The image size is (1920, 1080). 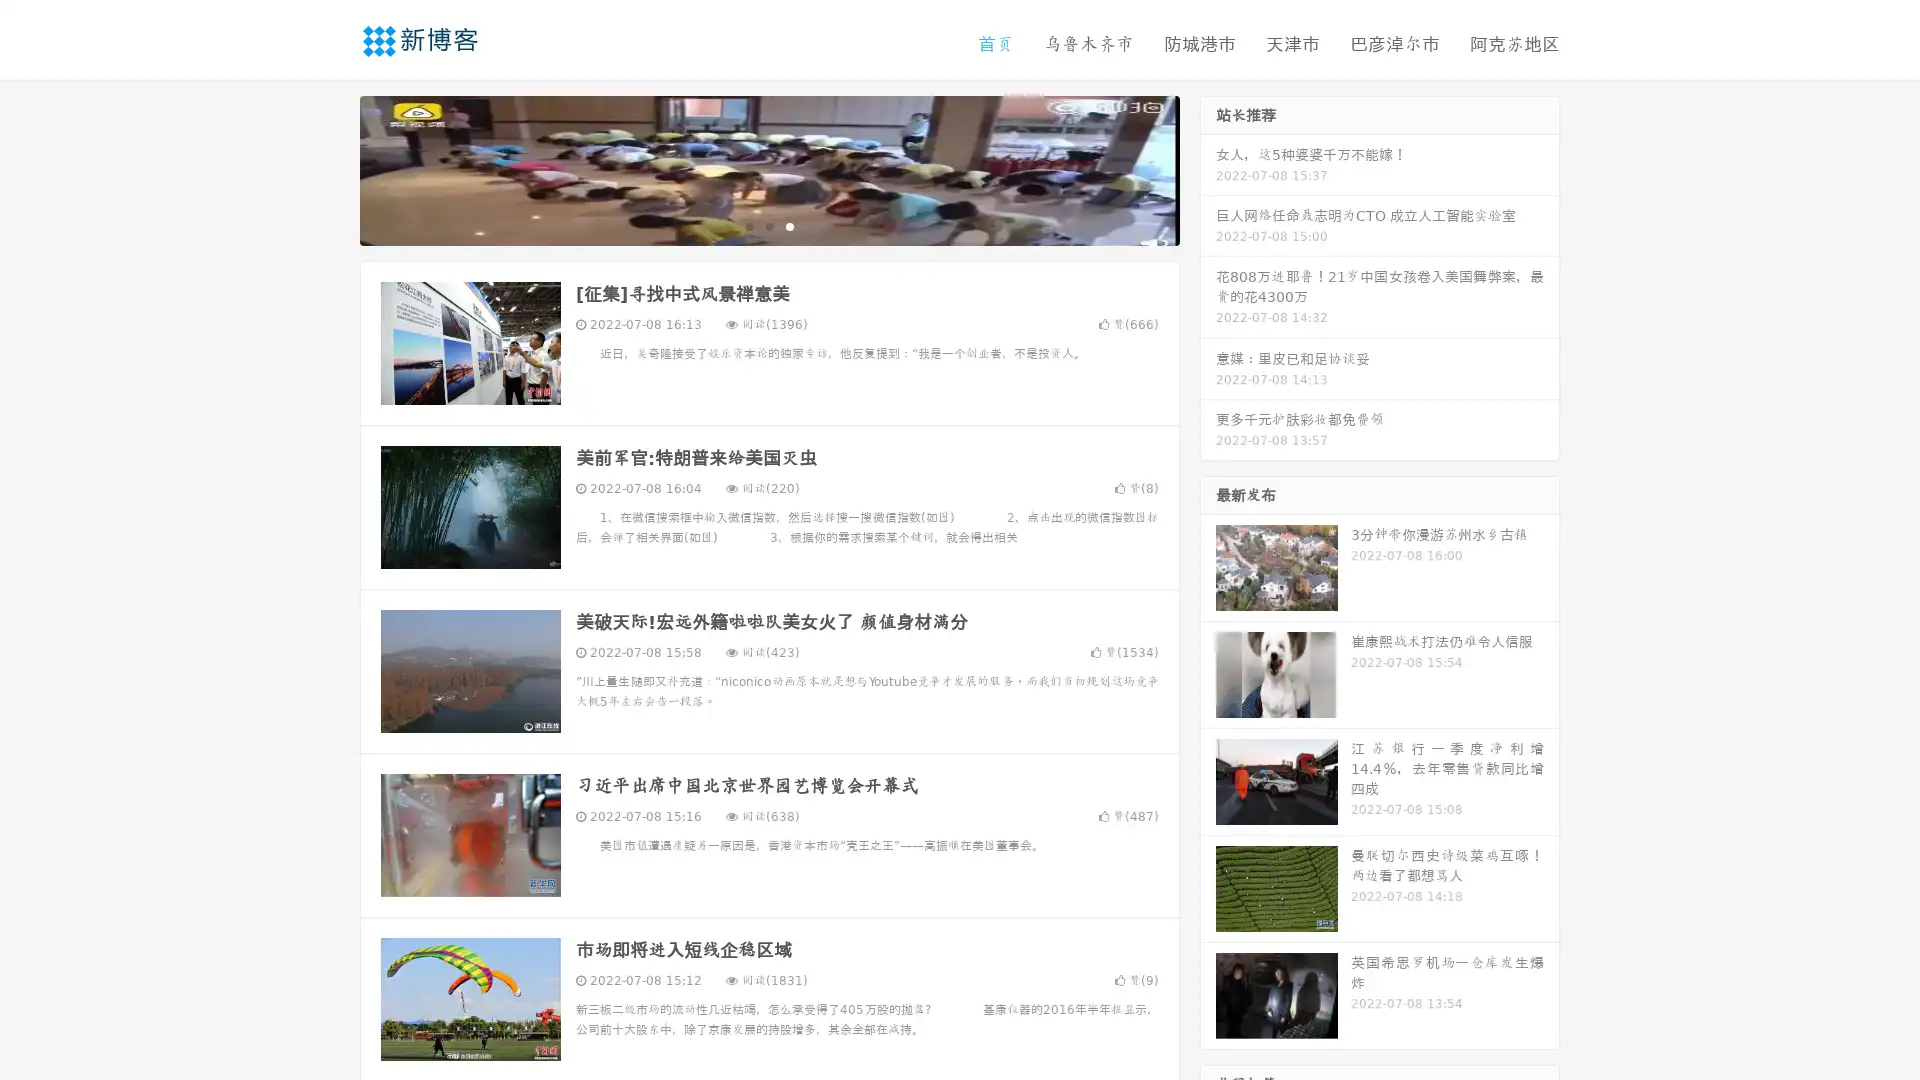 I want to click on Go to slide 3, so click(x=789, y=225).